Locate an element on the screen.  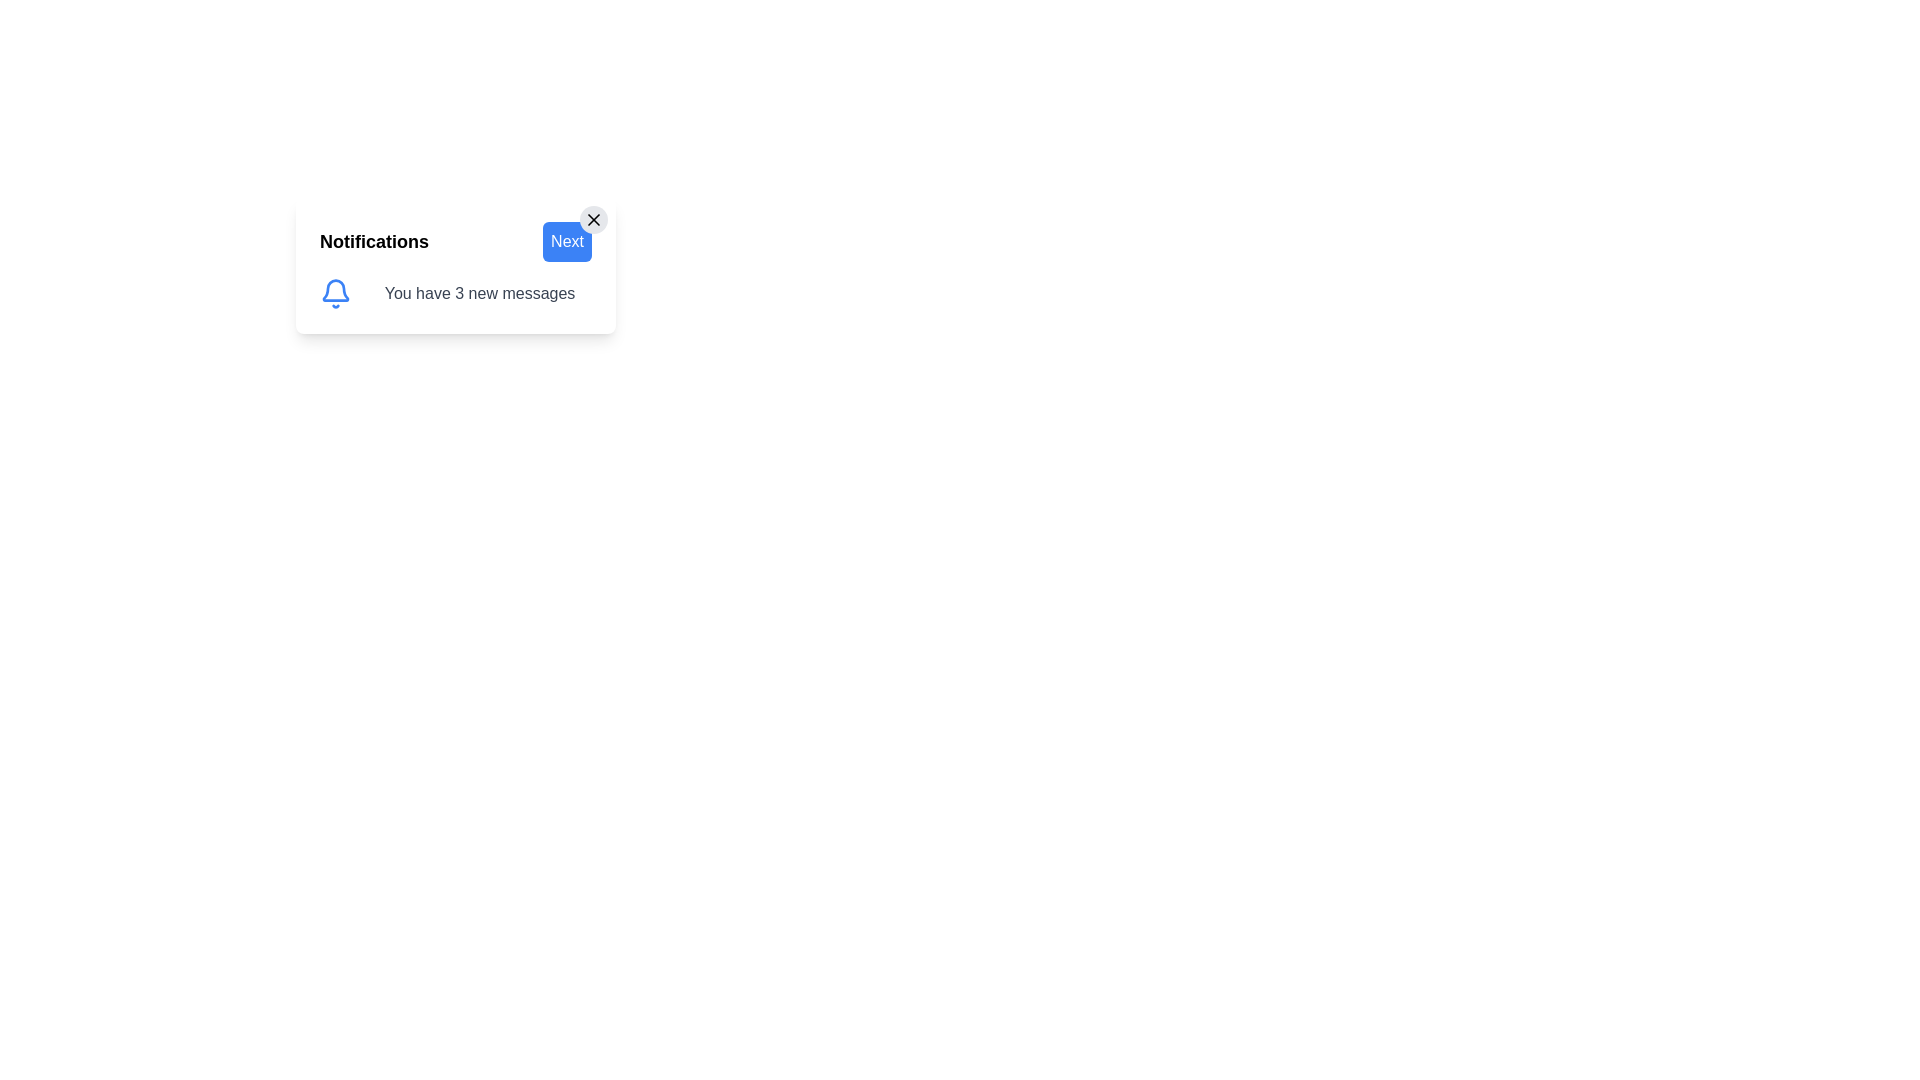
text content of the 'Notifications' label, which is styled in a bold and larger font and located at the top-left corner of the notification card, adjacent to the 'Next' button is located at coordinates (374, 241).